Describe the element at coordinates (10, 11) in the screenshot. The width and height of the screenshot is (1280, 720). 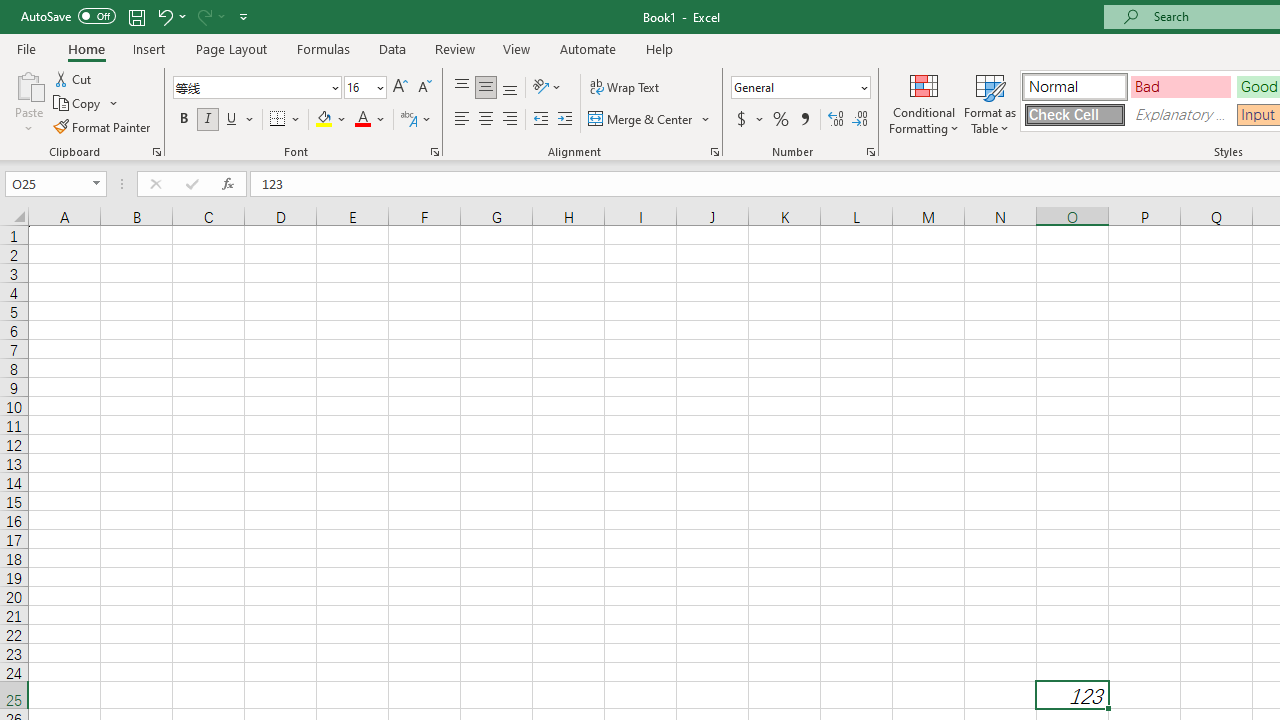
I see `'System'` at that location.